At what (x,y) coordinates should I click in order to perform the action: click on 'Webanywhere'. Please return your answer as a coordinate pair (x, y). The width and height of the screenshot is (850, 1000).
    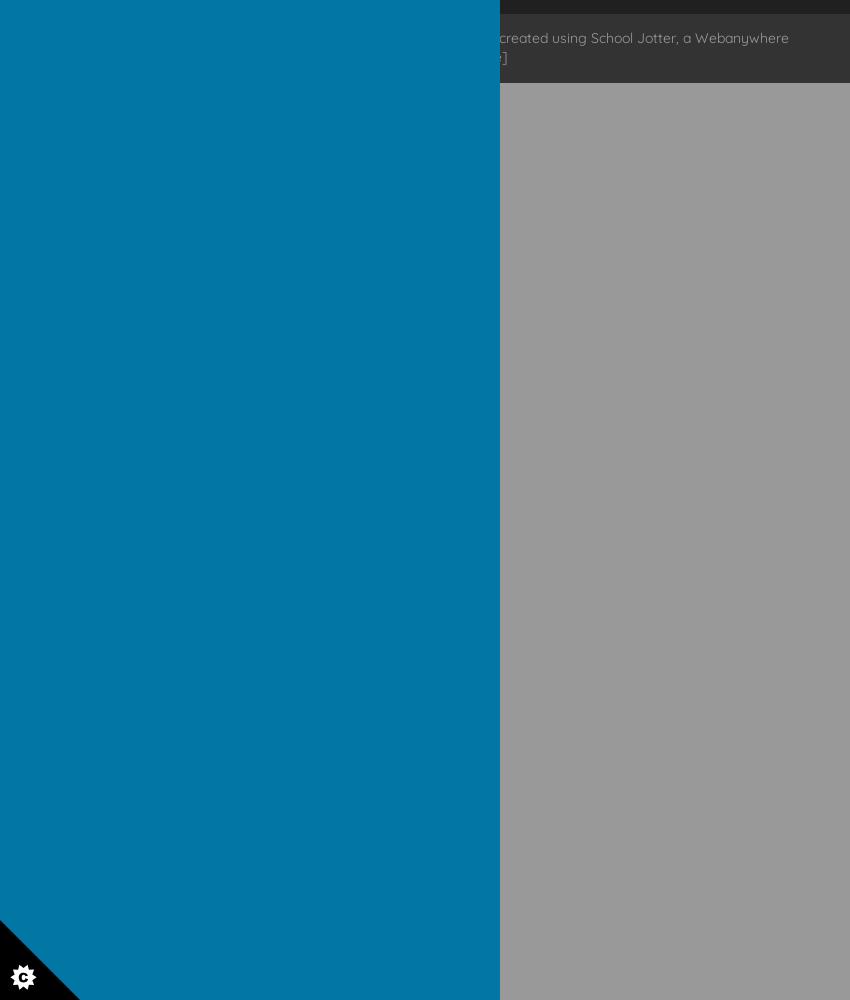
    Looking at the image, I should click on (741, 37).